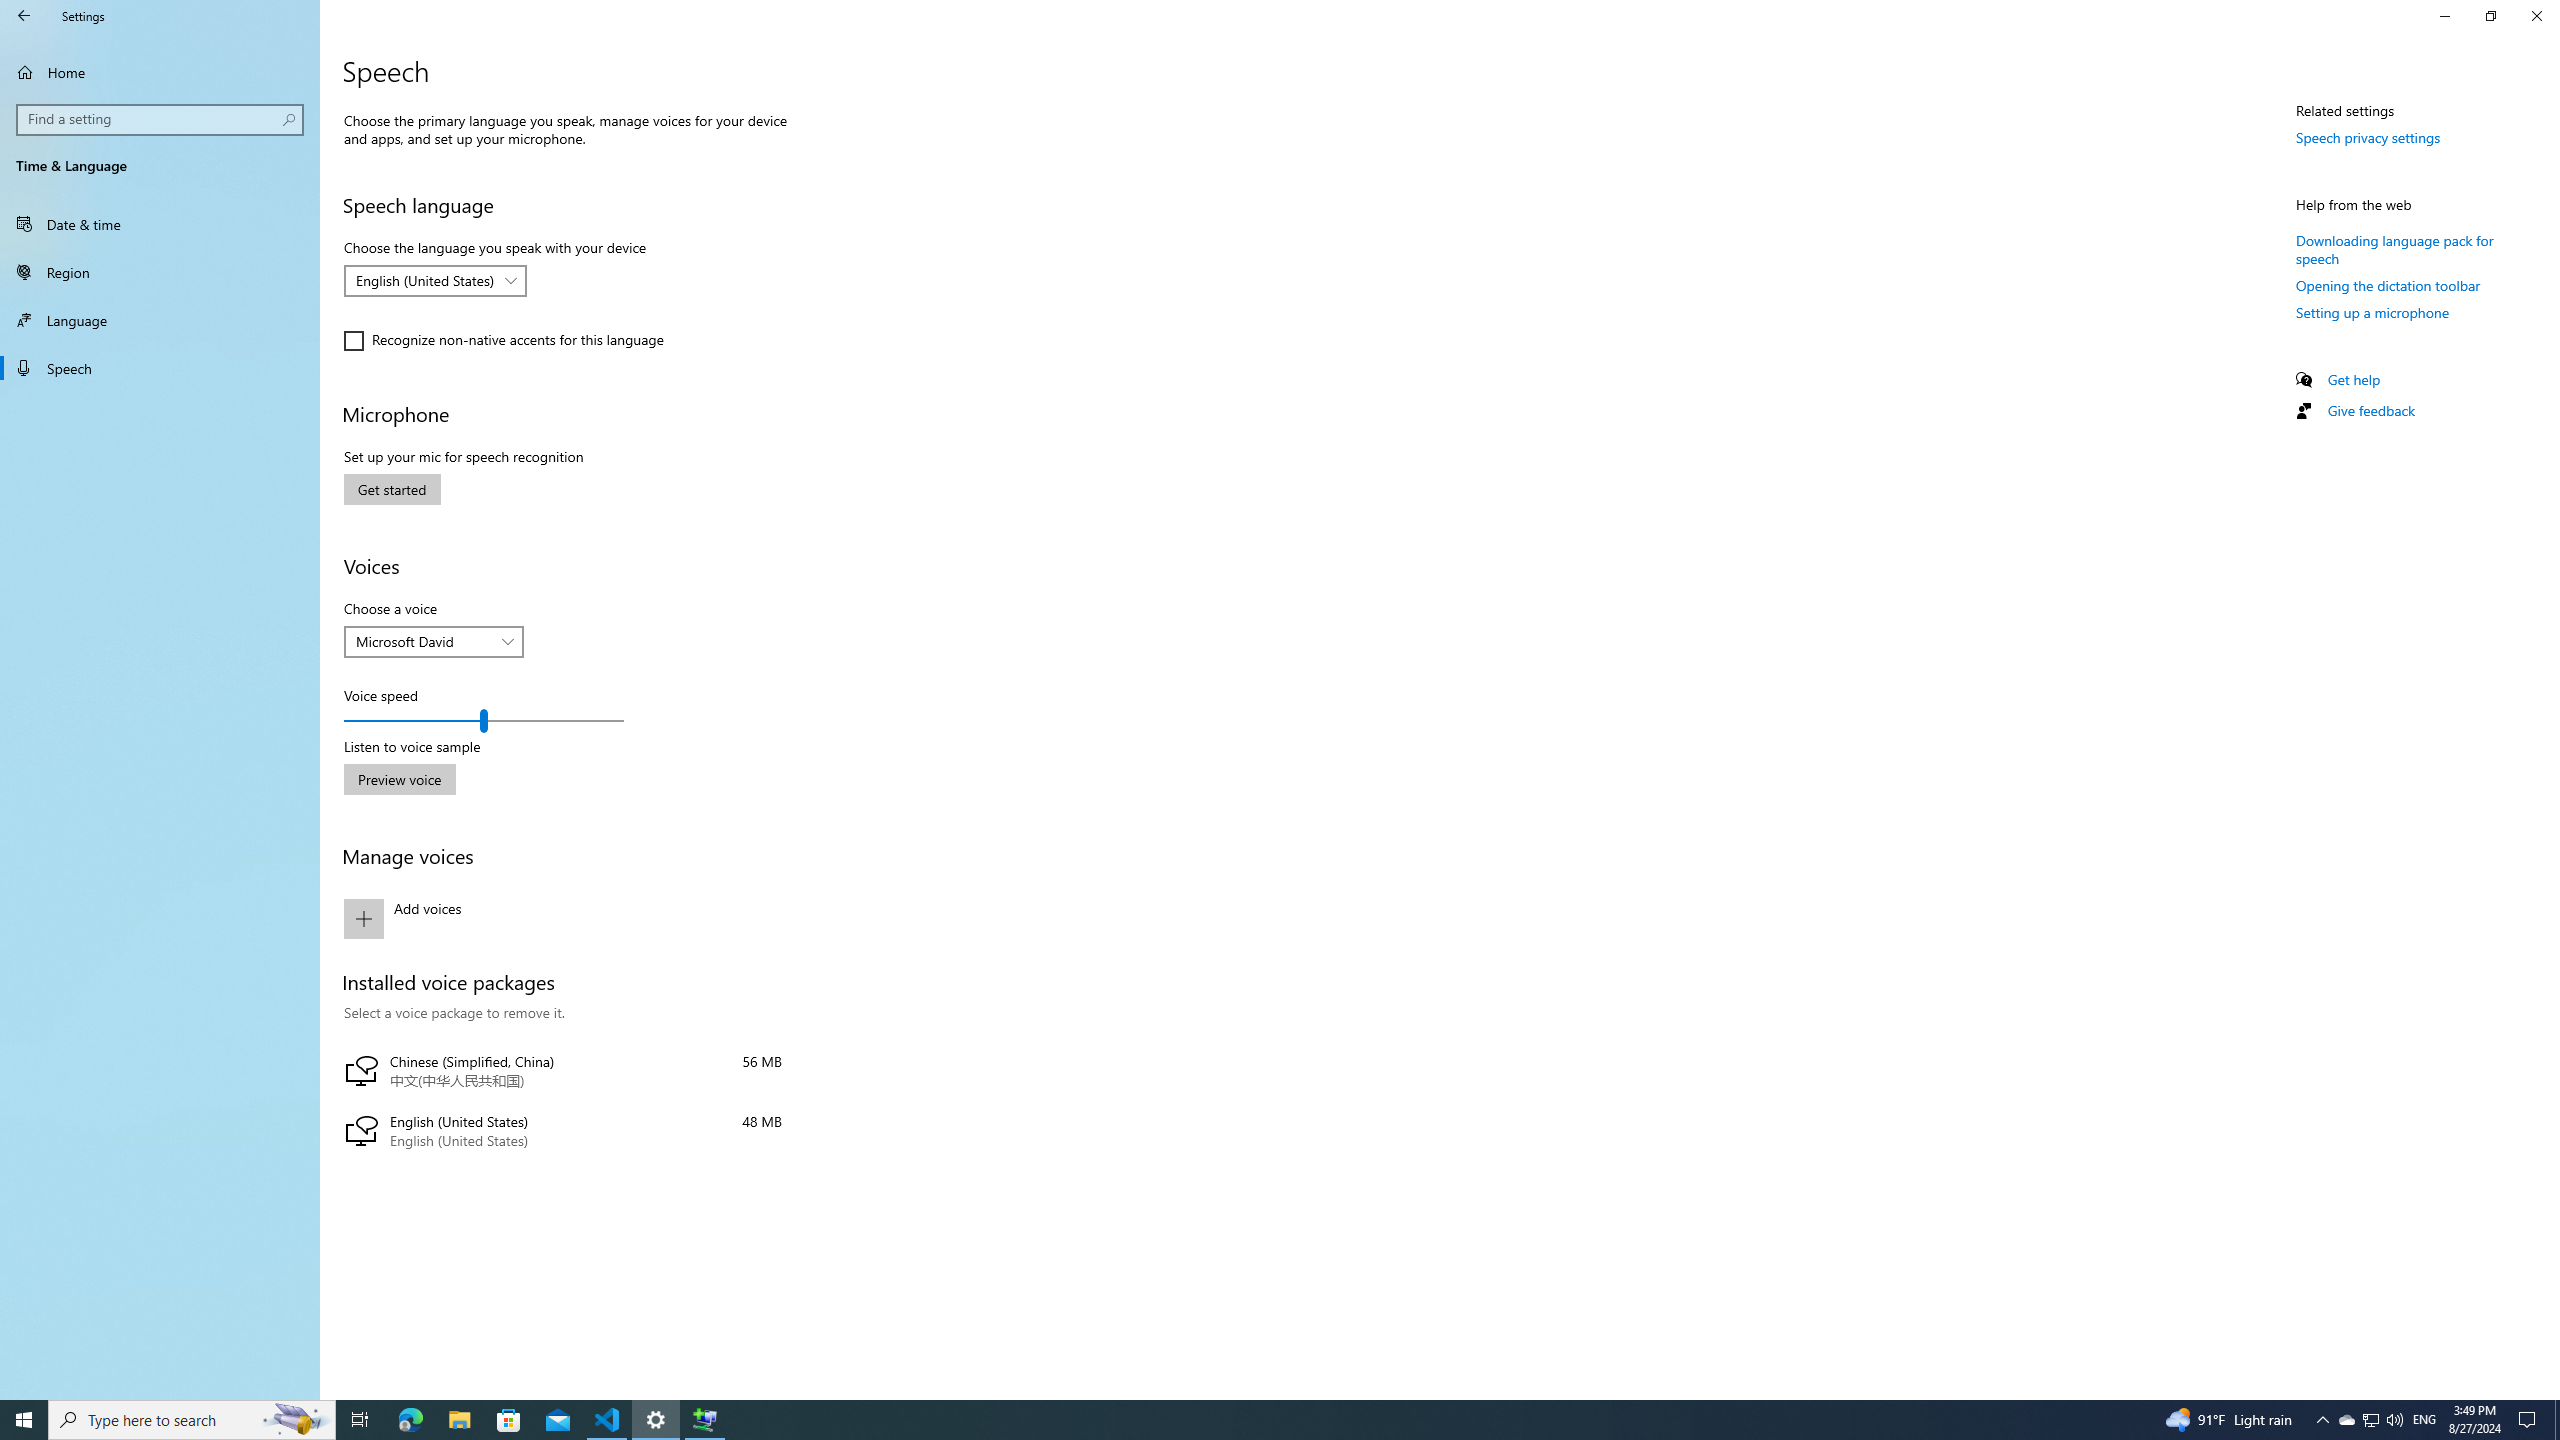 The height and width of the screenshot is (1440, 2560). Describe the element at coordinates (159, 271) in the screenshot. I see `'Region'` at that location.